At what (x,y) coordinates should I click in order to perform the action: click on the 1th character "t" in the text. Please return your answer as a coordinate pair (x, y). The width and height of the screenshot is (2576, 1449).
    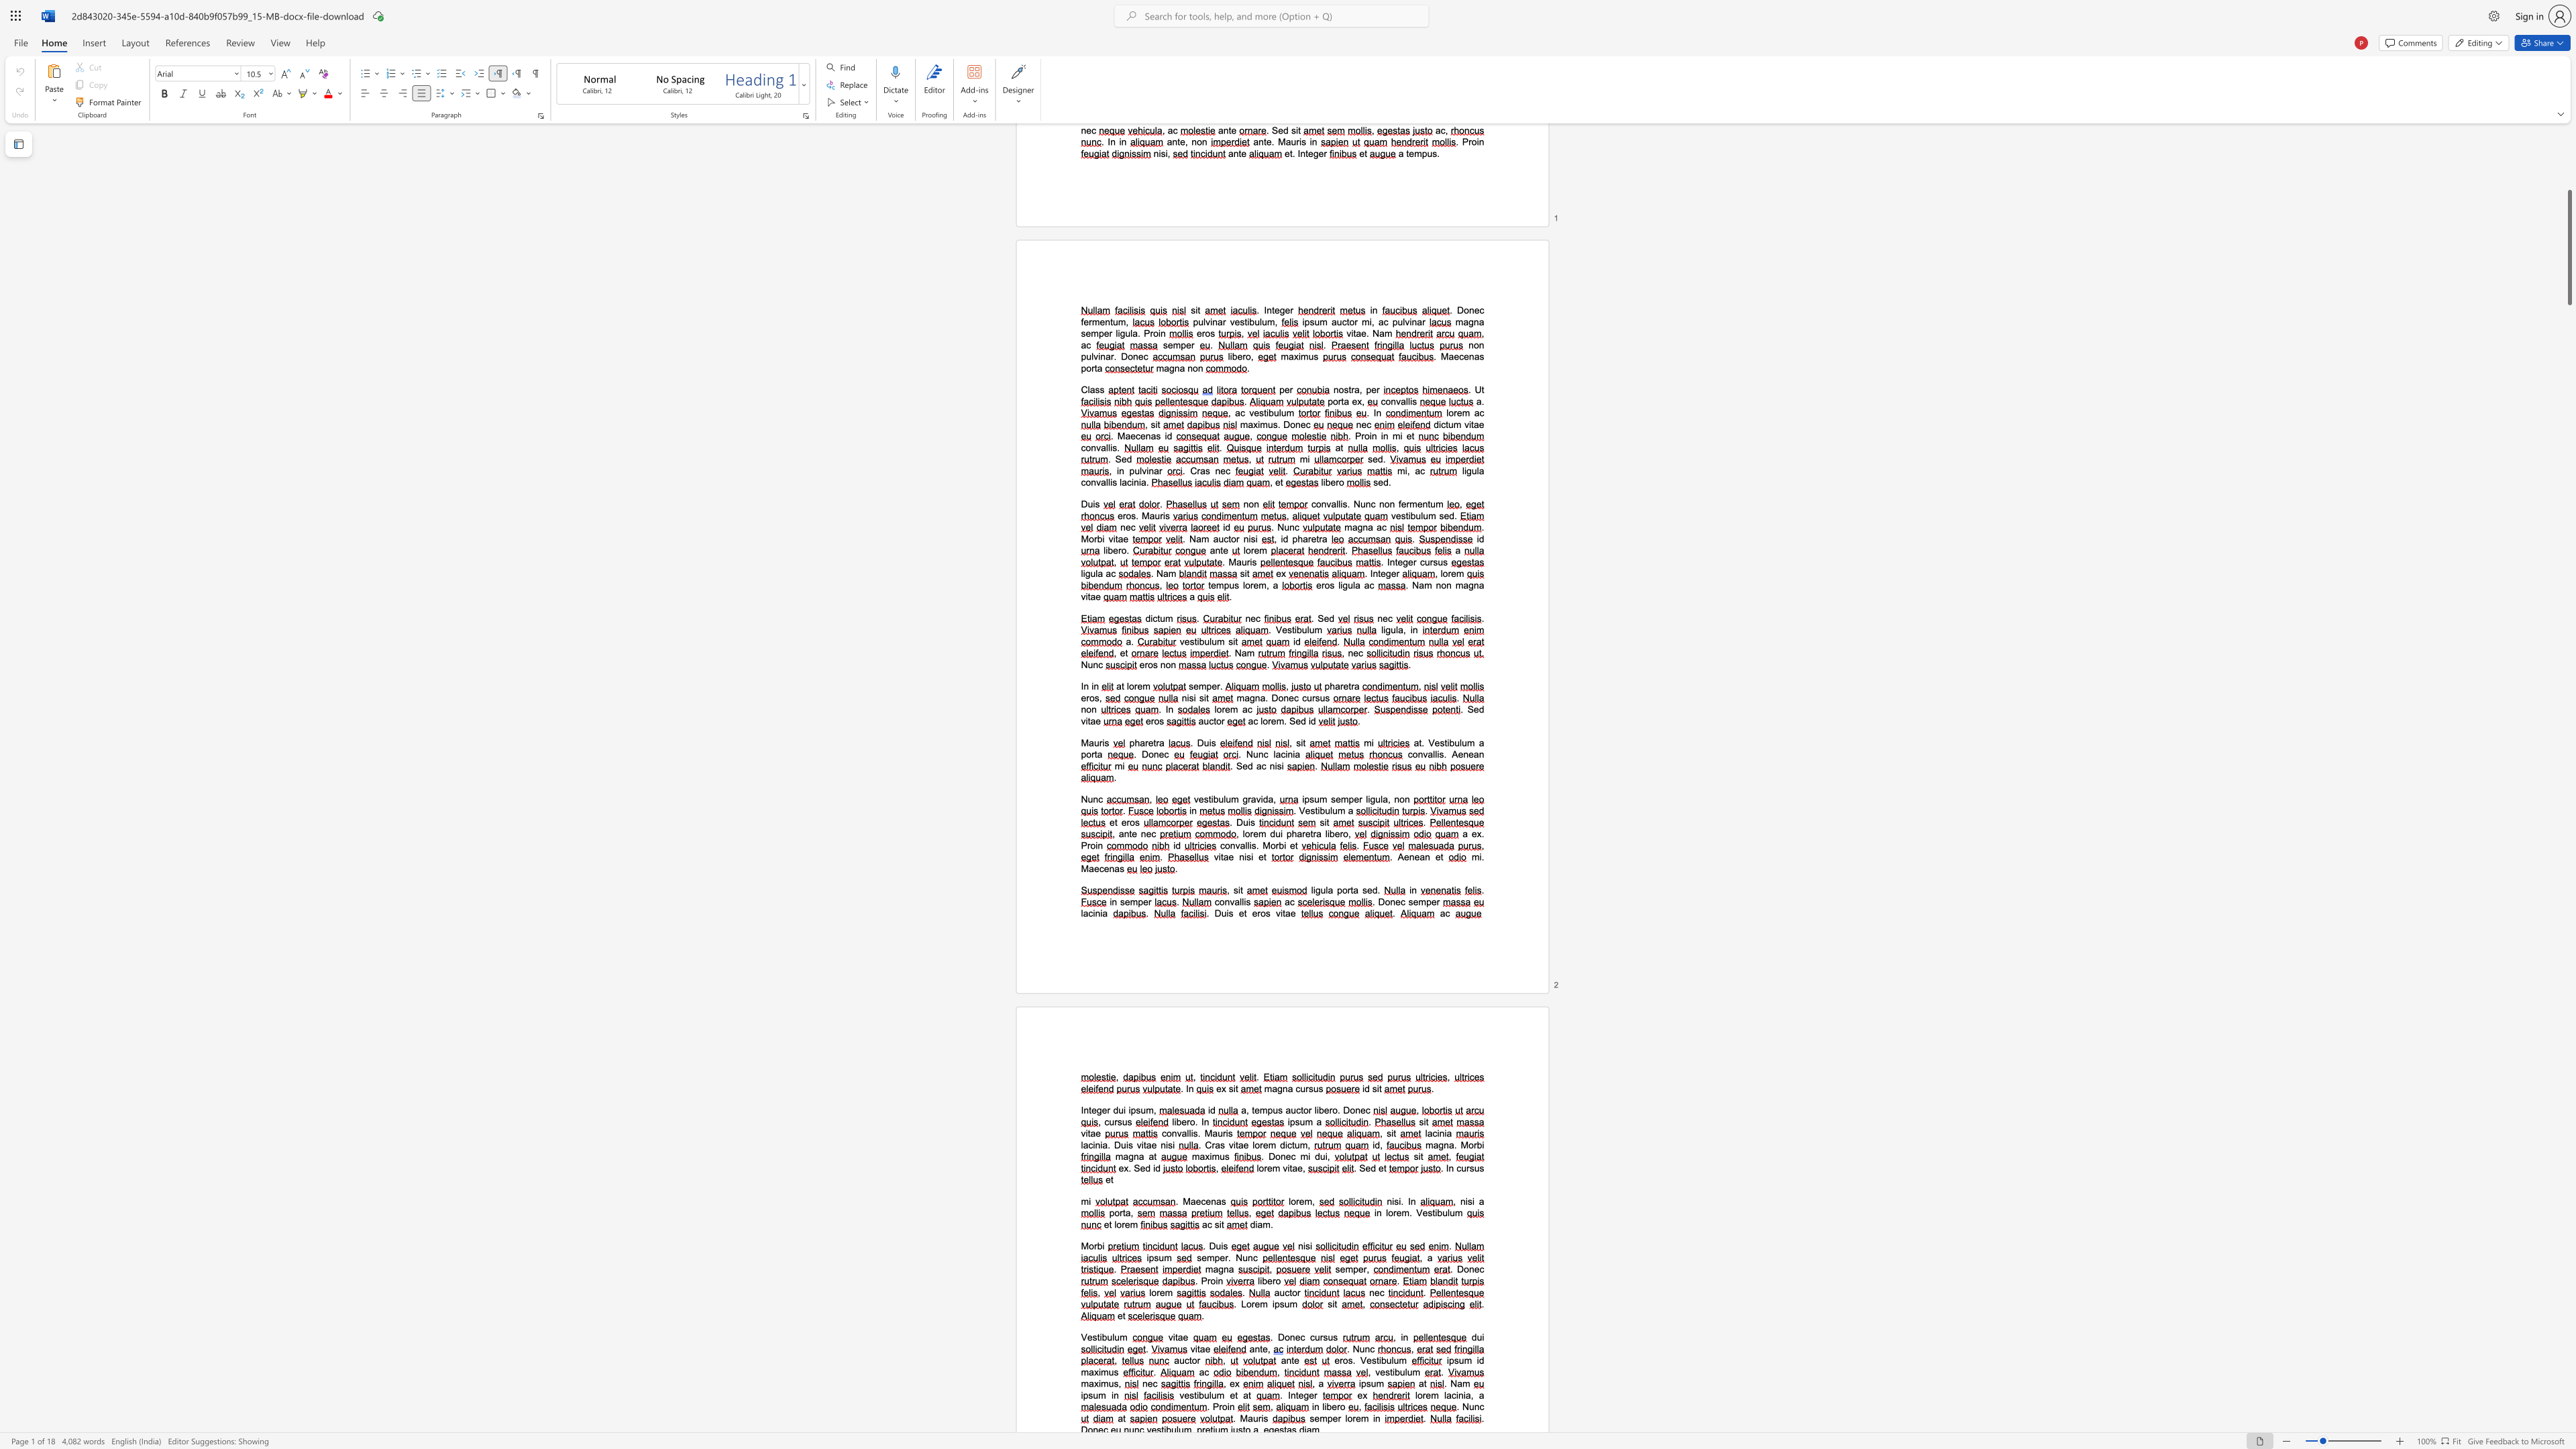
    Looking at the image, I should click on (1155, 1157).